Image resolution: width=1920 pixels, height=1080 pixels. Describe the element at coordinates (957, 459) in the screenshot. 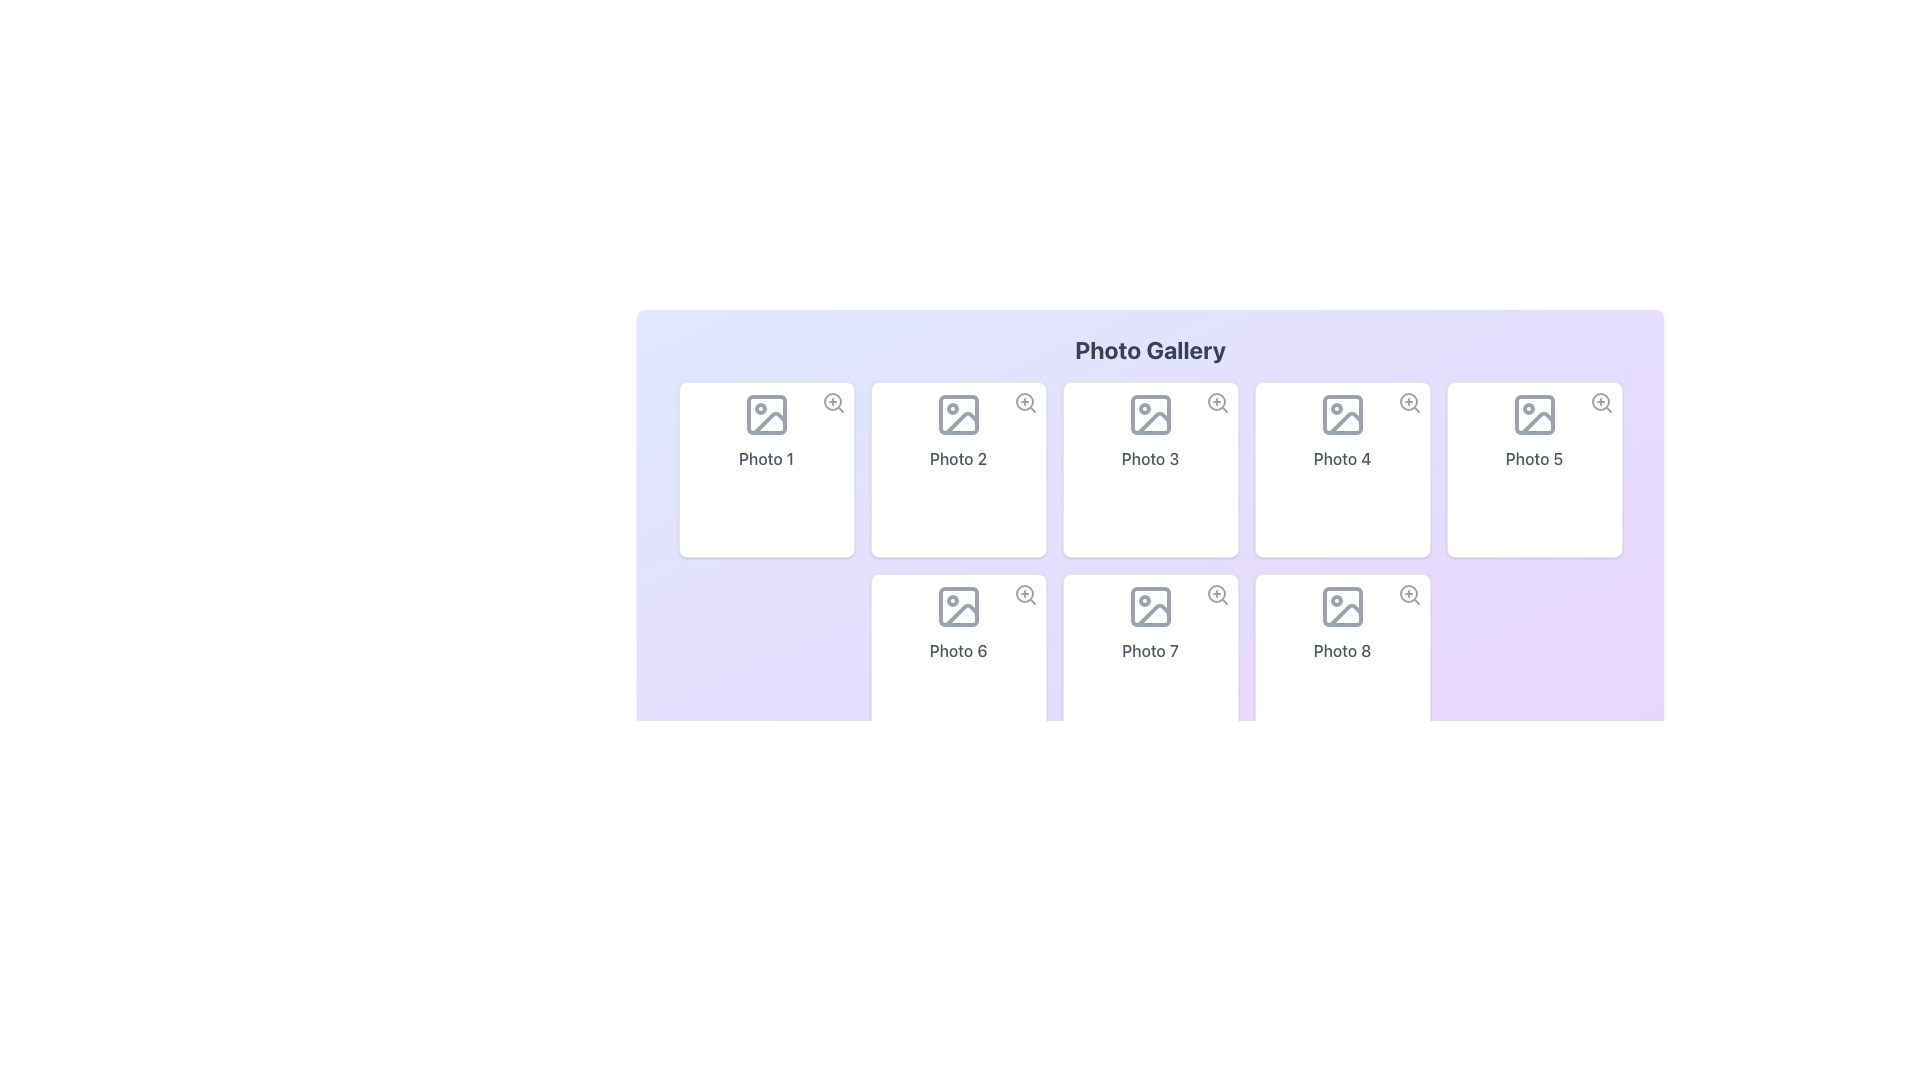

I see `text label 'Photo 2' which is styled with medium gray center-aligned font, located below the image icon of the second photo card in the top row of a grid layout` at that location.